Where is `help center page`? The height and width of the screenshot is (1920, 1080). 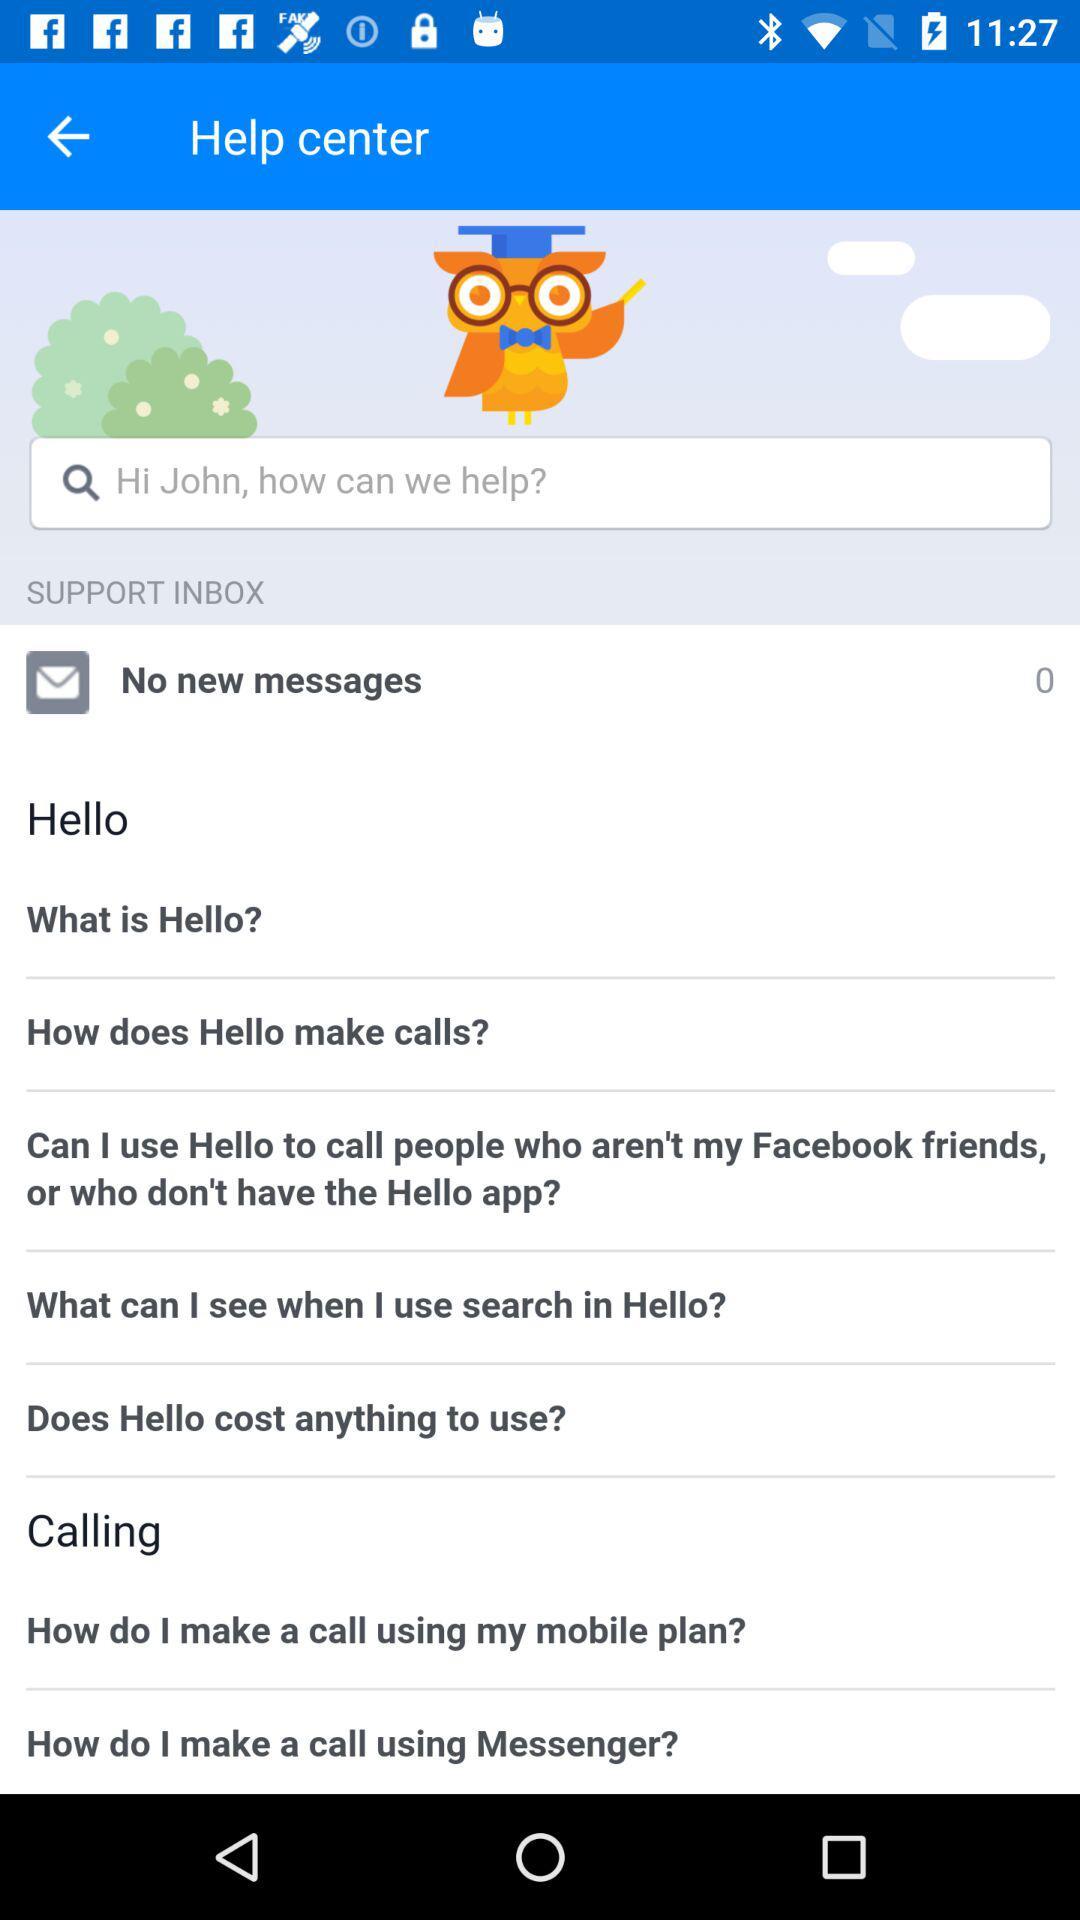 help center page is located at coordinates (540, 1002).